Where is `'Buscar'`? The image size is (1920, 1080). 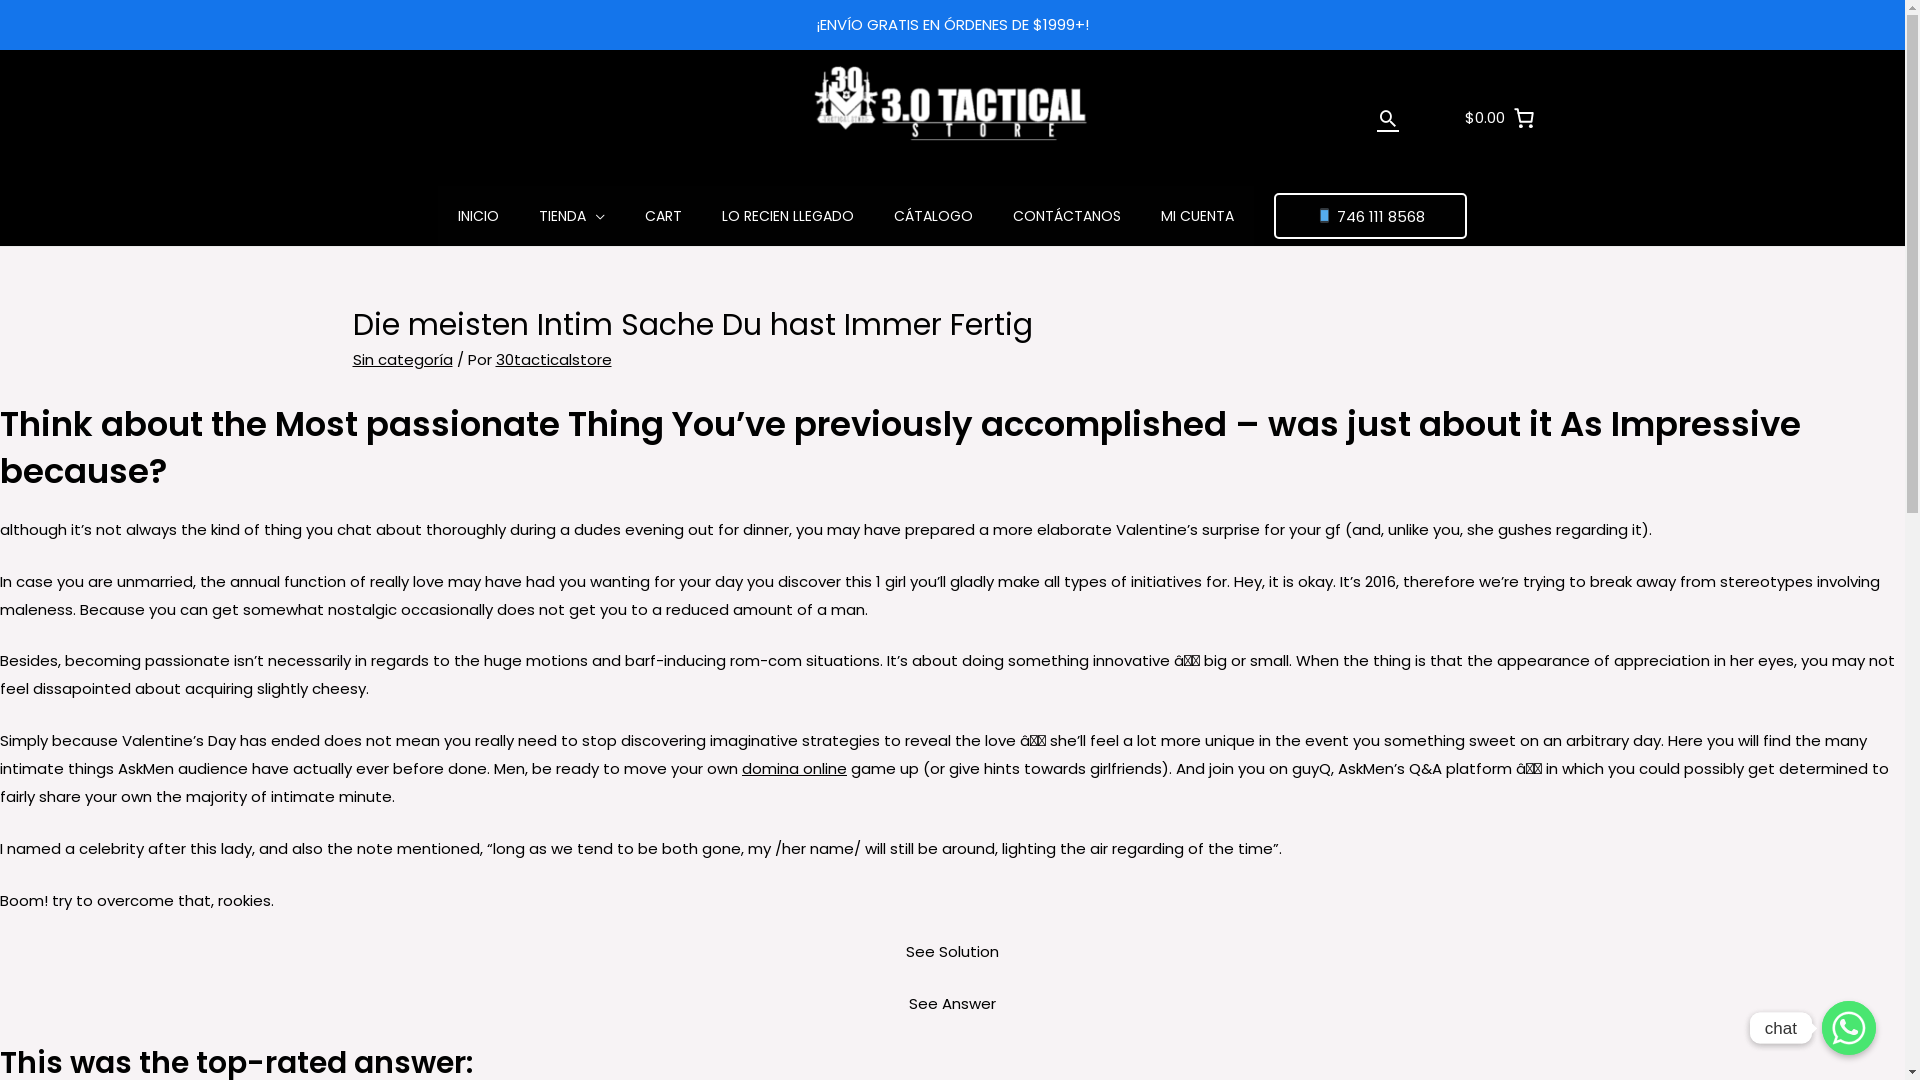 'Buscar' is located at coordinates (1376, 118).